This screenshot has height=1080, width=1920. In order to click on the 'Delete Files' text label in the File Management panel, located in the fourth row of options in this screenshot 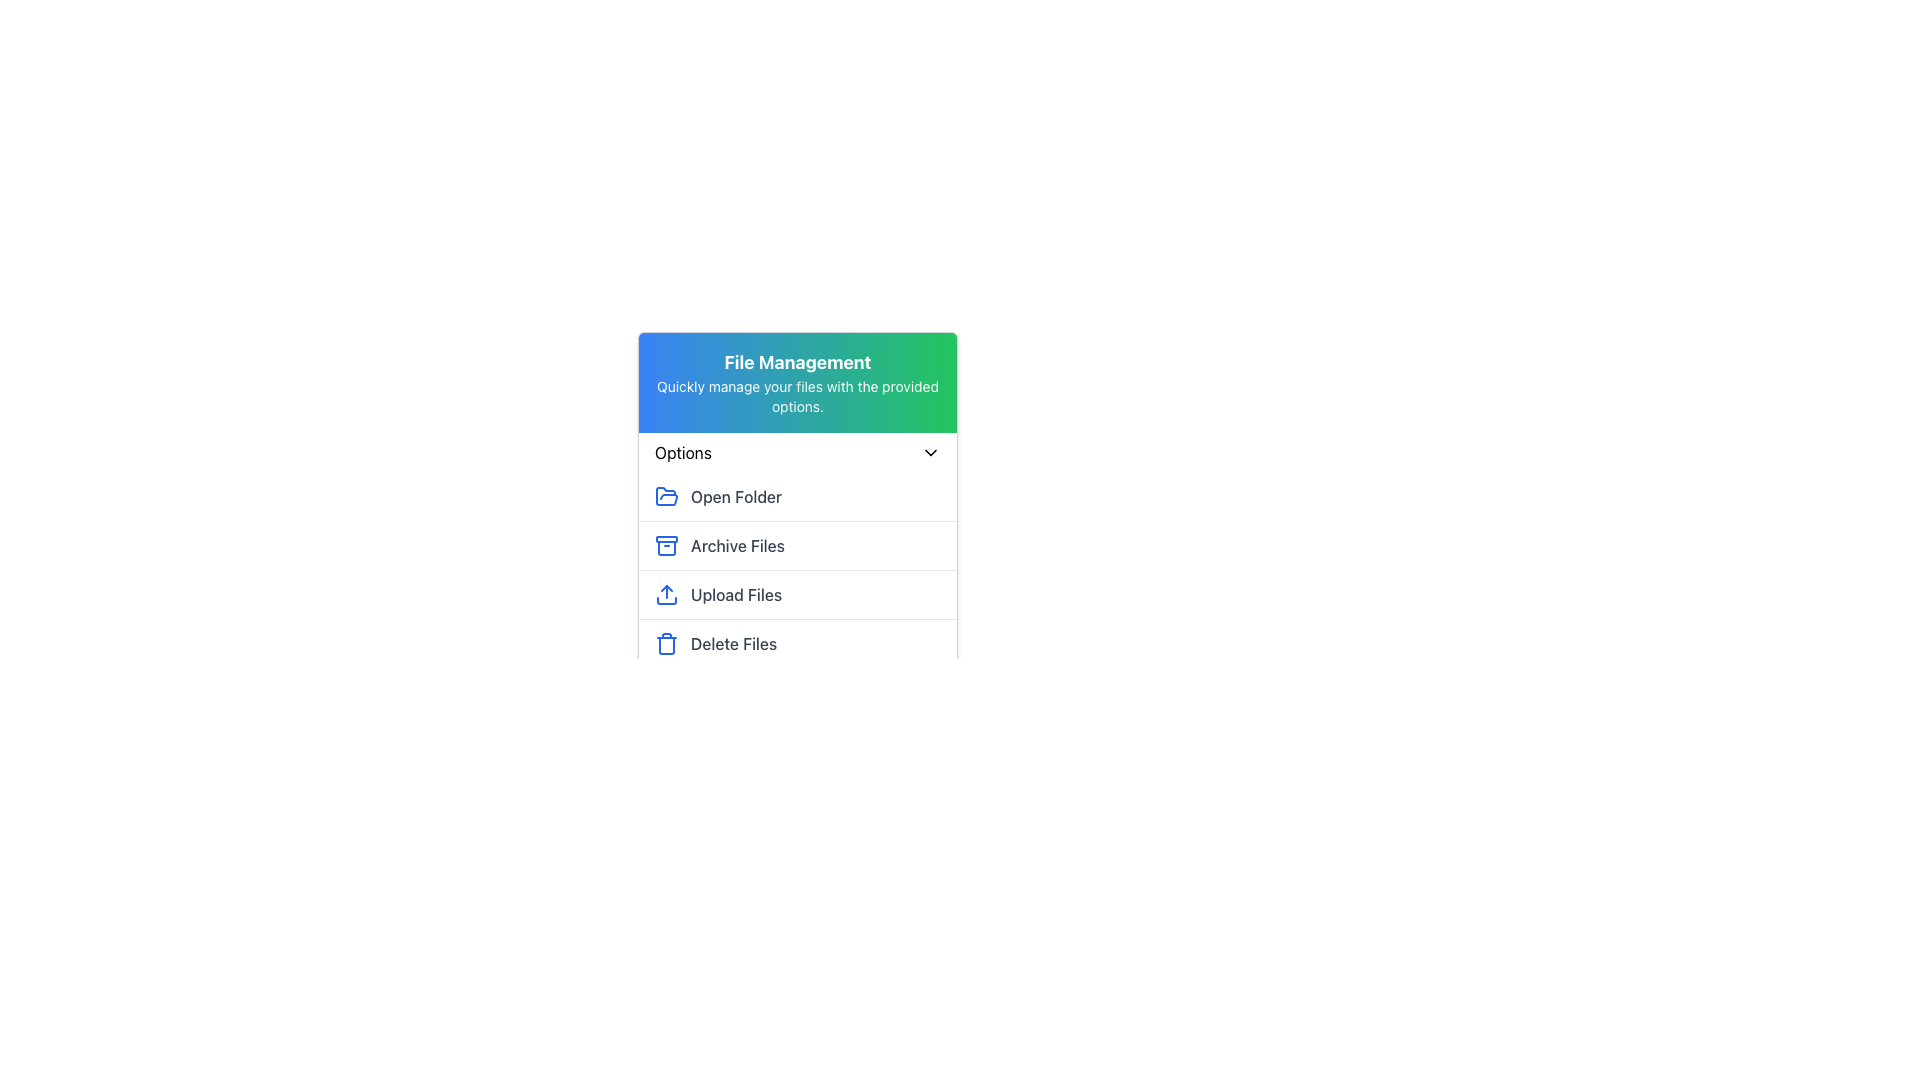, I will do `click(733, 644)`.